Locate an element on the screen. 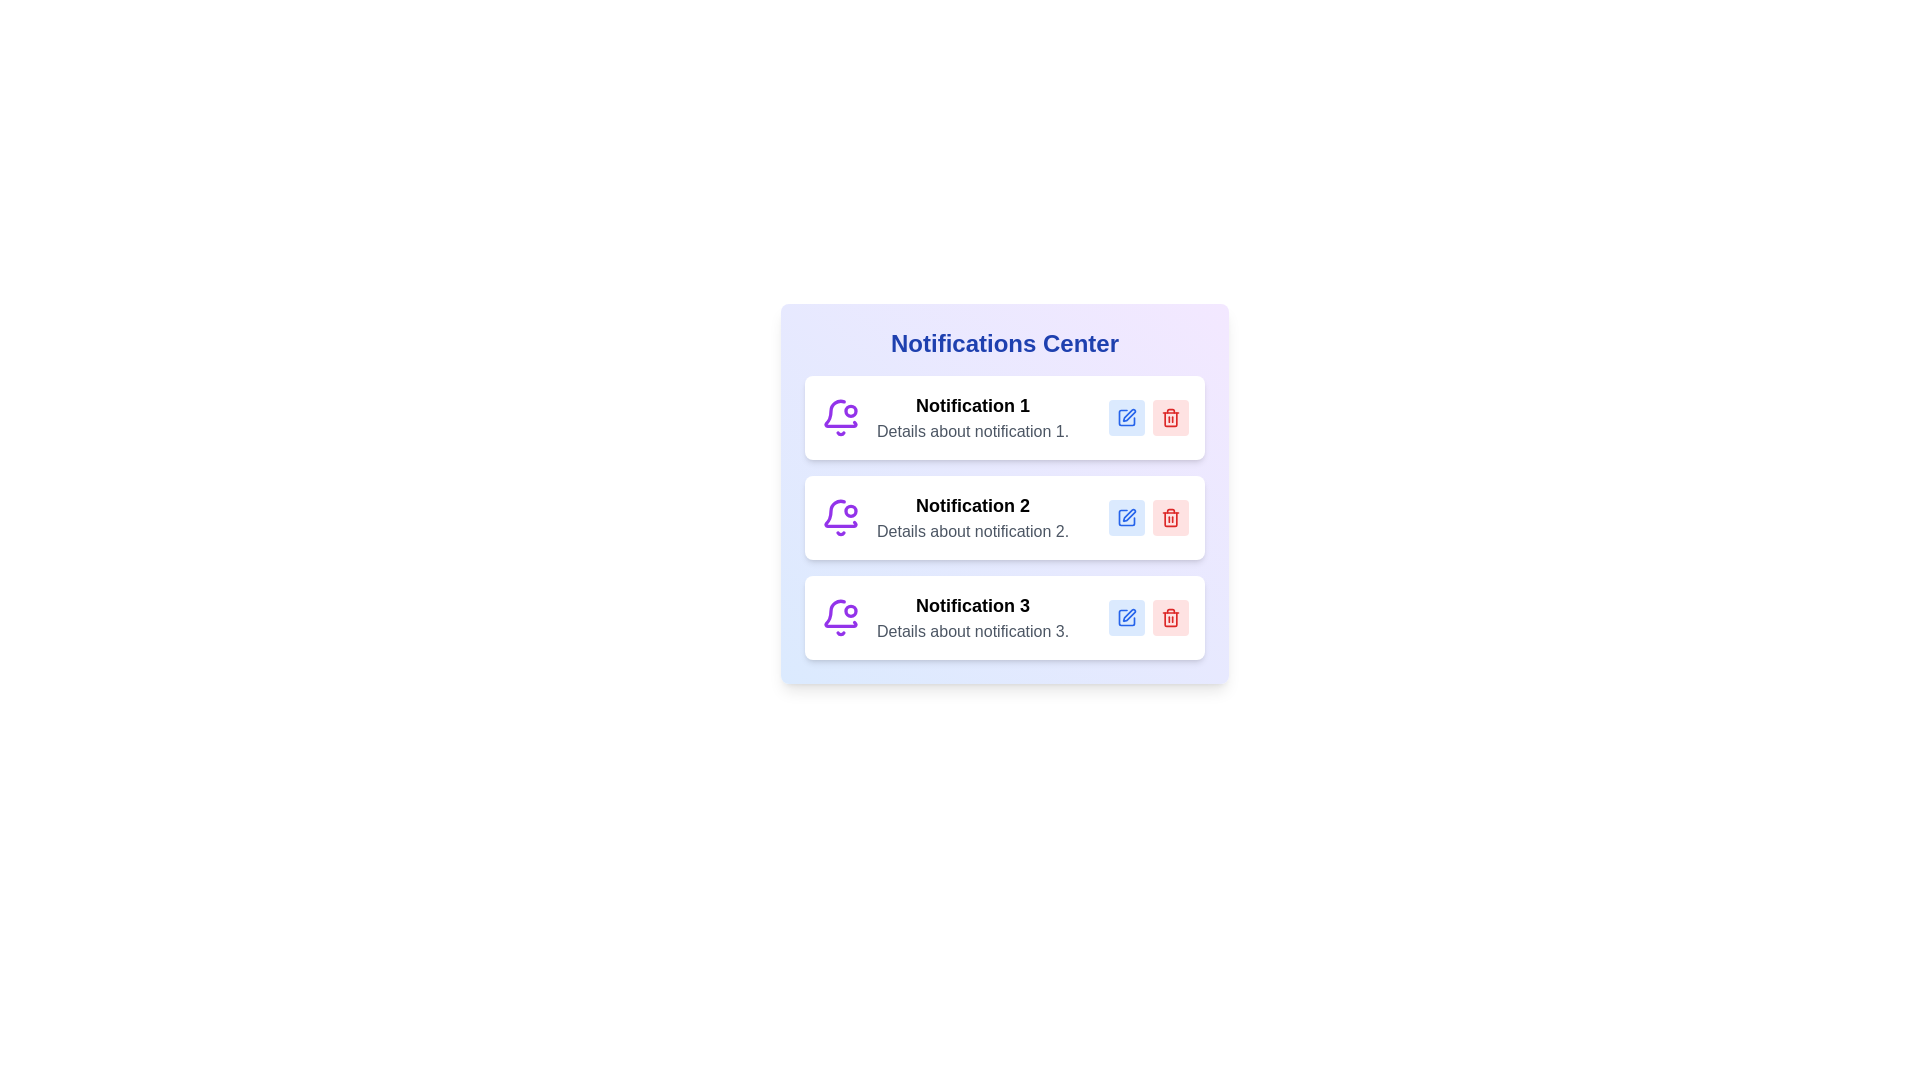 This screenshot has height=1080, width=1920. the second notification item displayed in the notification center card is located at coordinates (973, 516).